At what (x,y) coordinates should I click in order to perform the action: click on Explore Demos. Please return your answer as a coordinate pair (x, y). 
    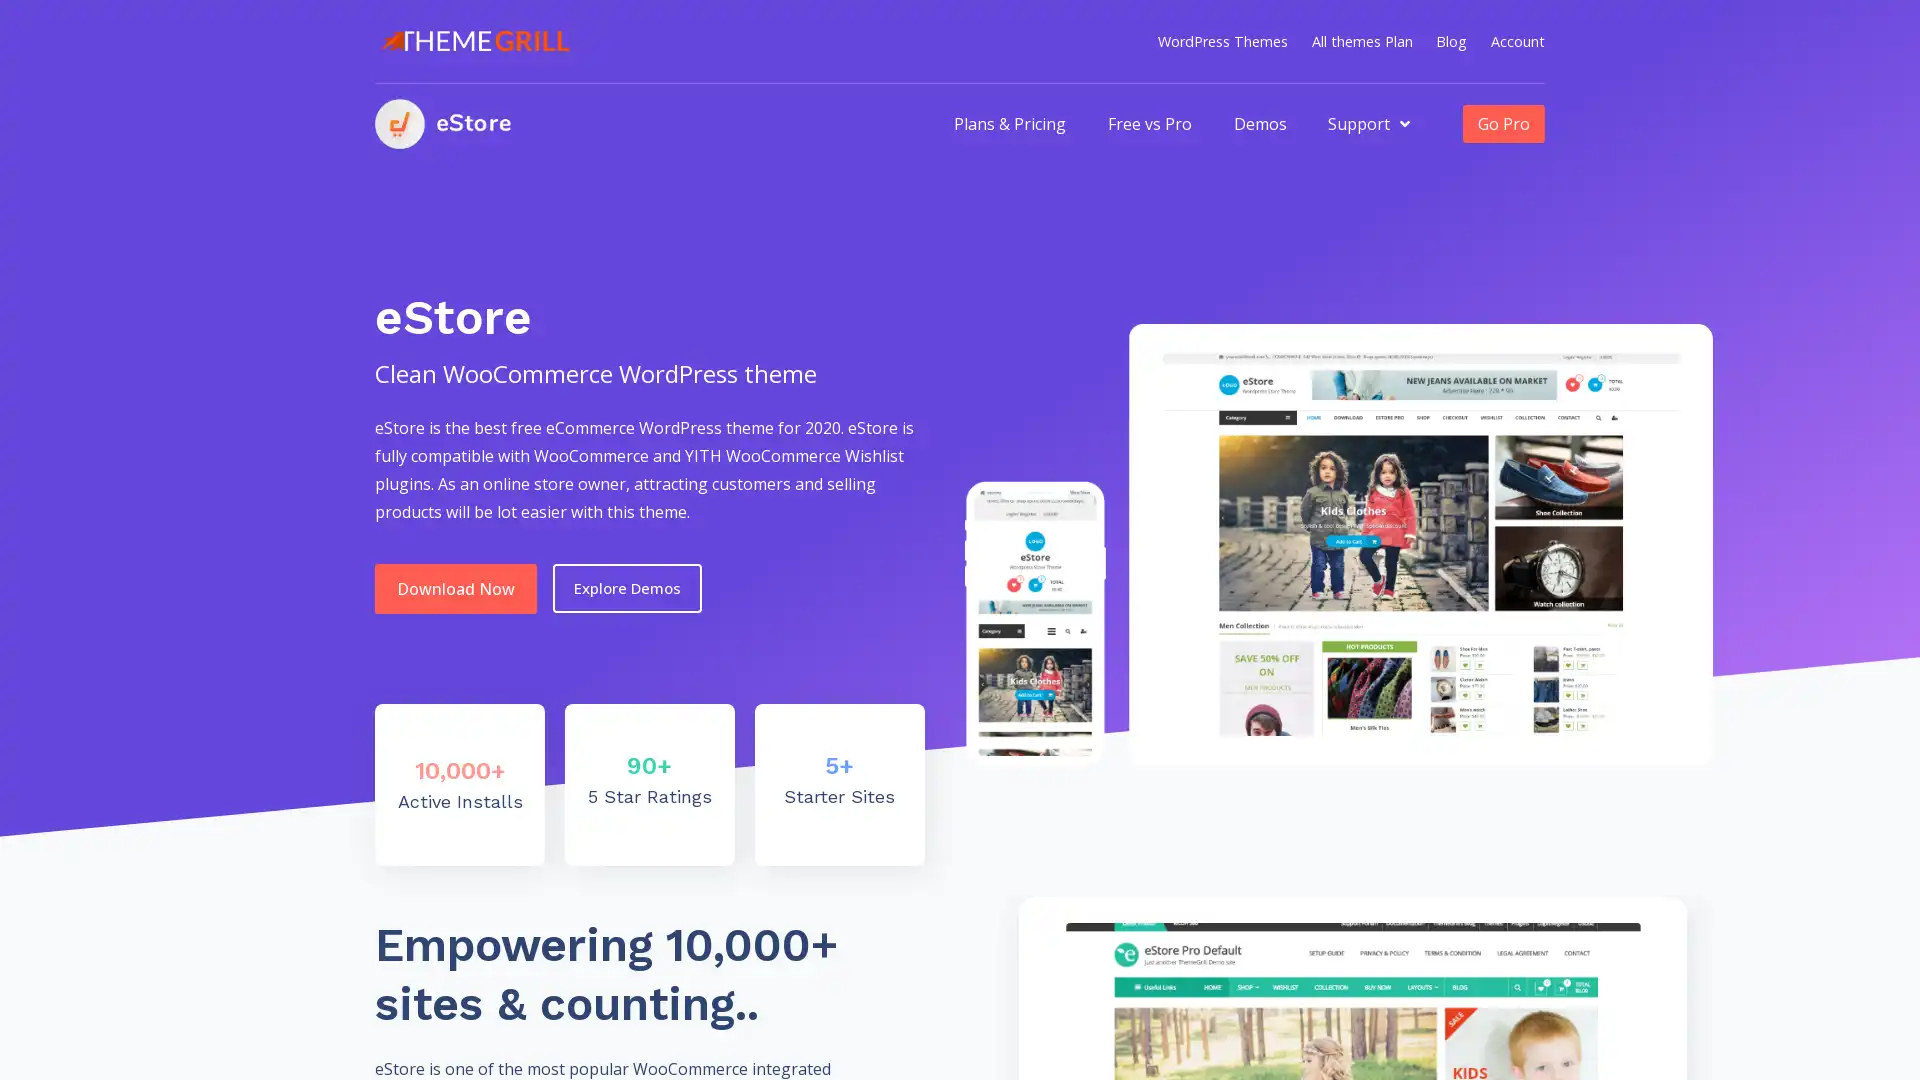
    Looking at the image, I should click on (626, 587).